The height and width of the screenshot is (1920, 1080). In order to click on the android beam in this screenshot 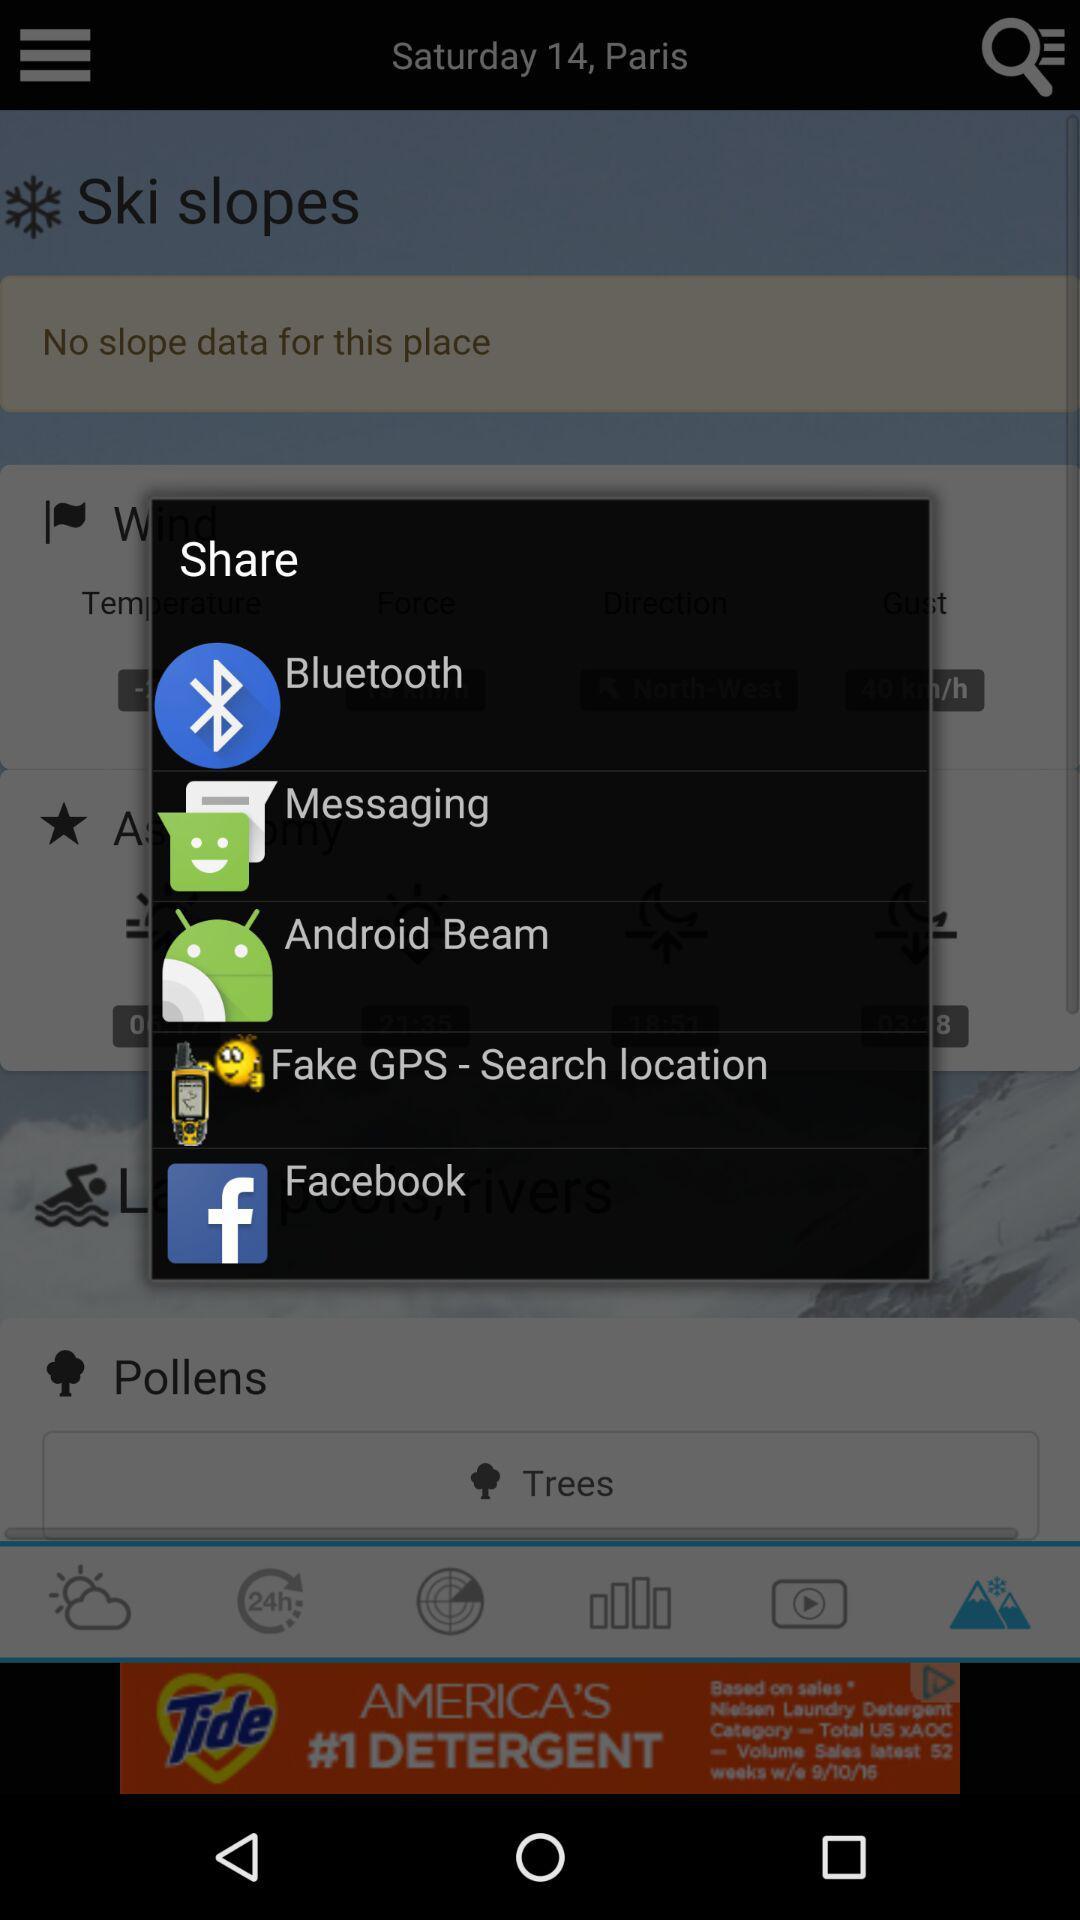, I will do `click(604, 931)`.